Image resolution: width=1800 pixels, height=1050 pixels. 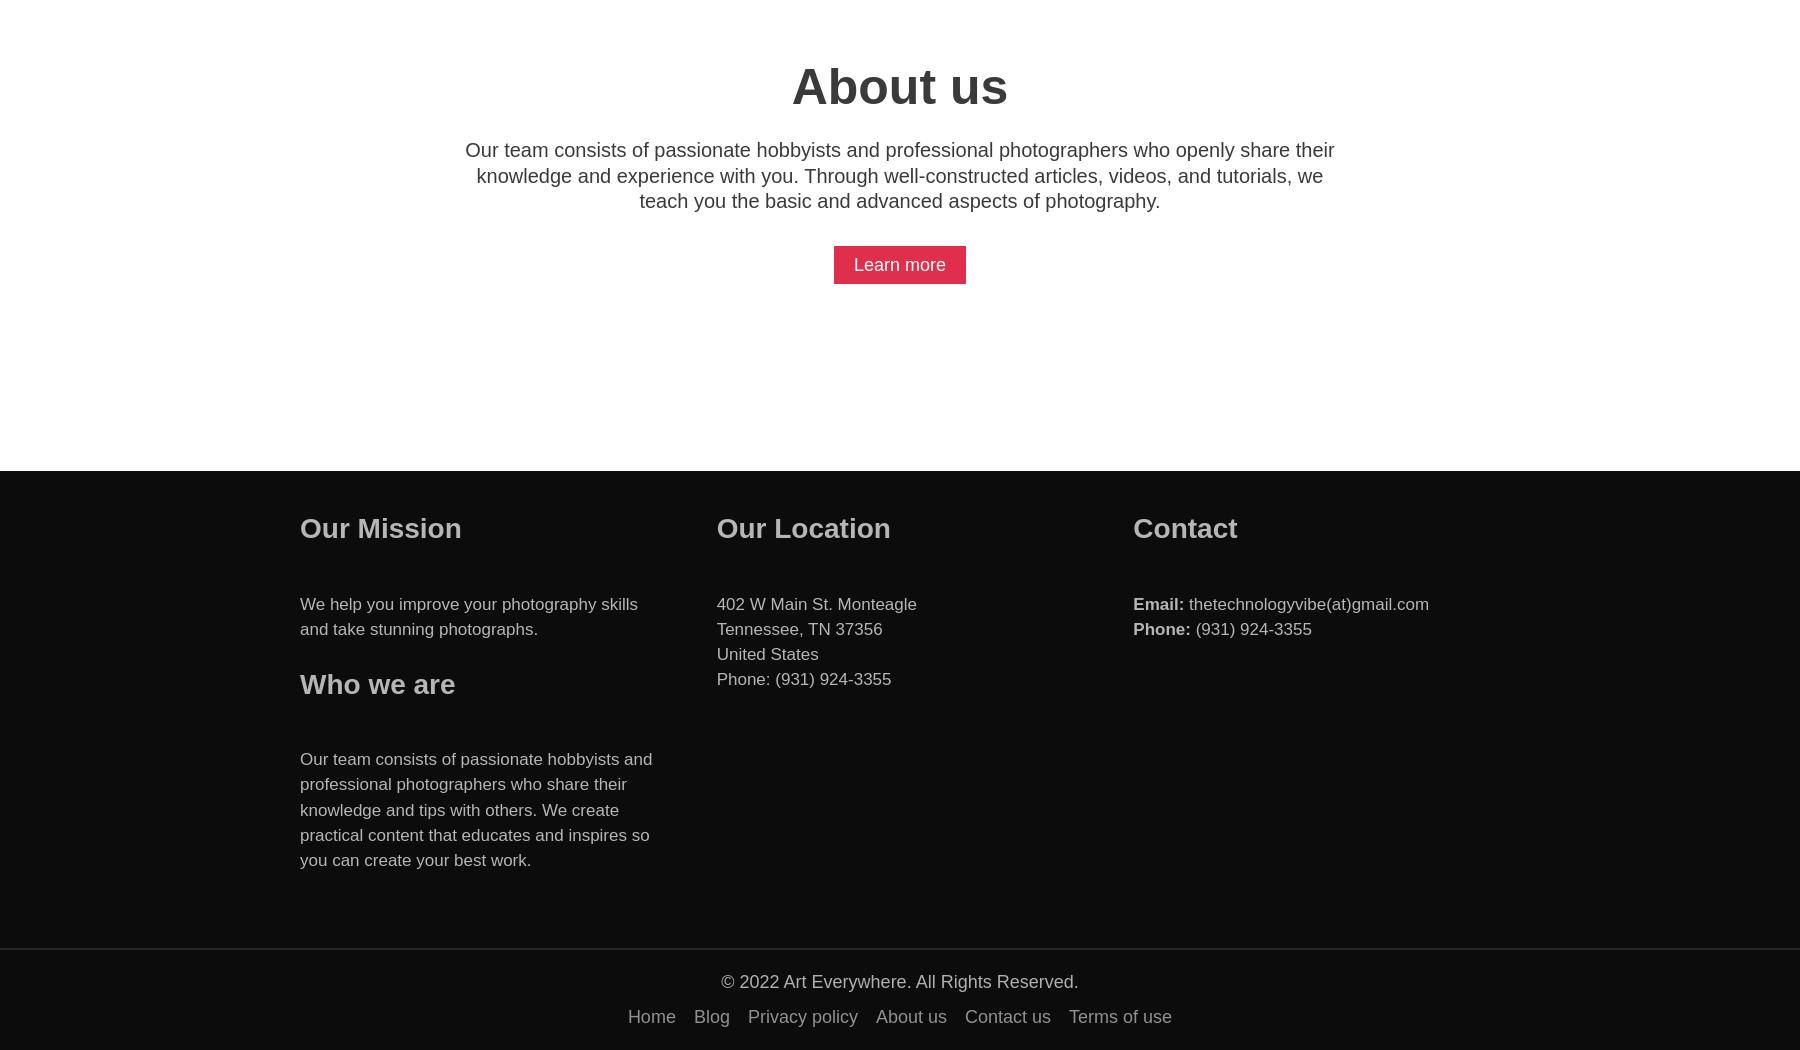 I want to click on 'Terms of use', so click(x=1120, y=1016).